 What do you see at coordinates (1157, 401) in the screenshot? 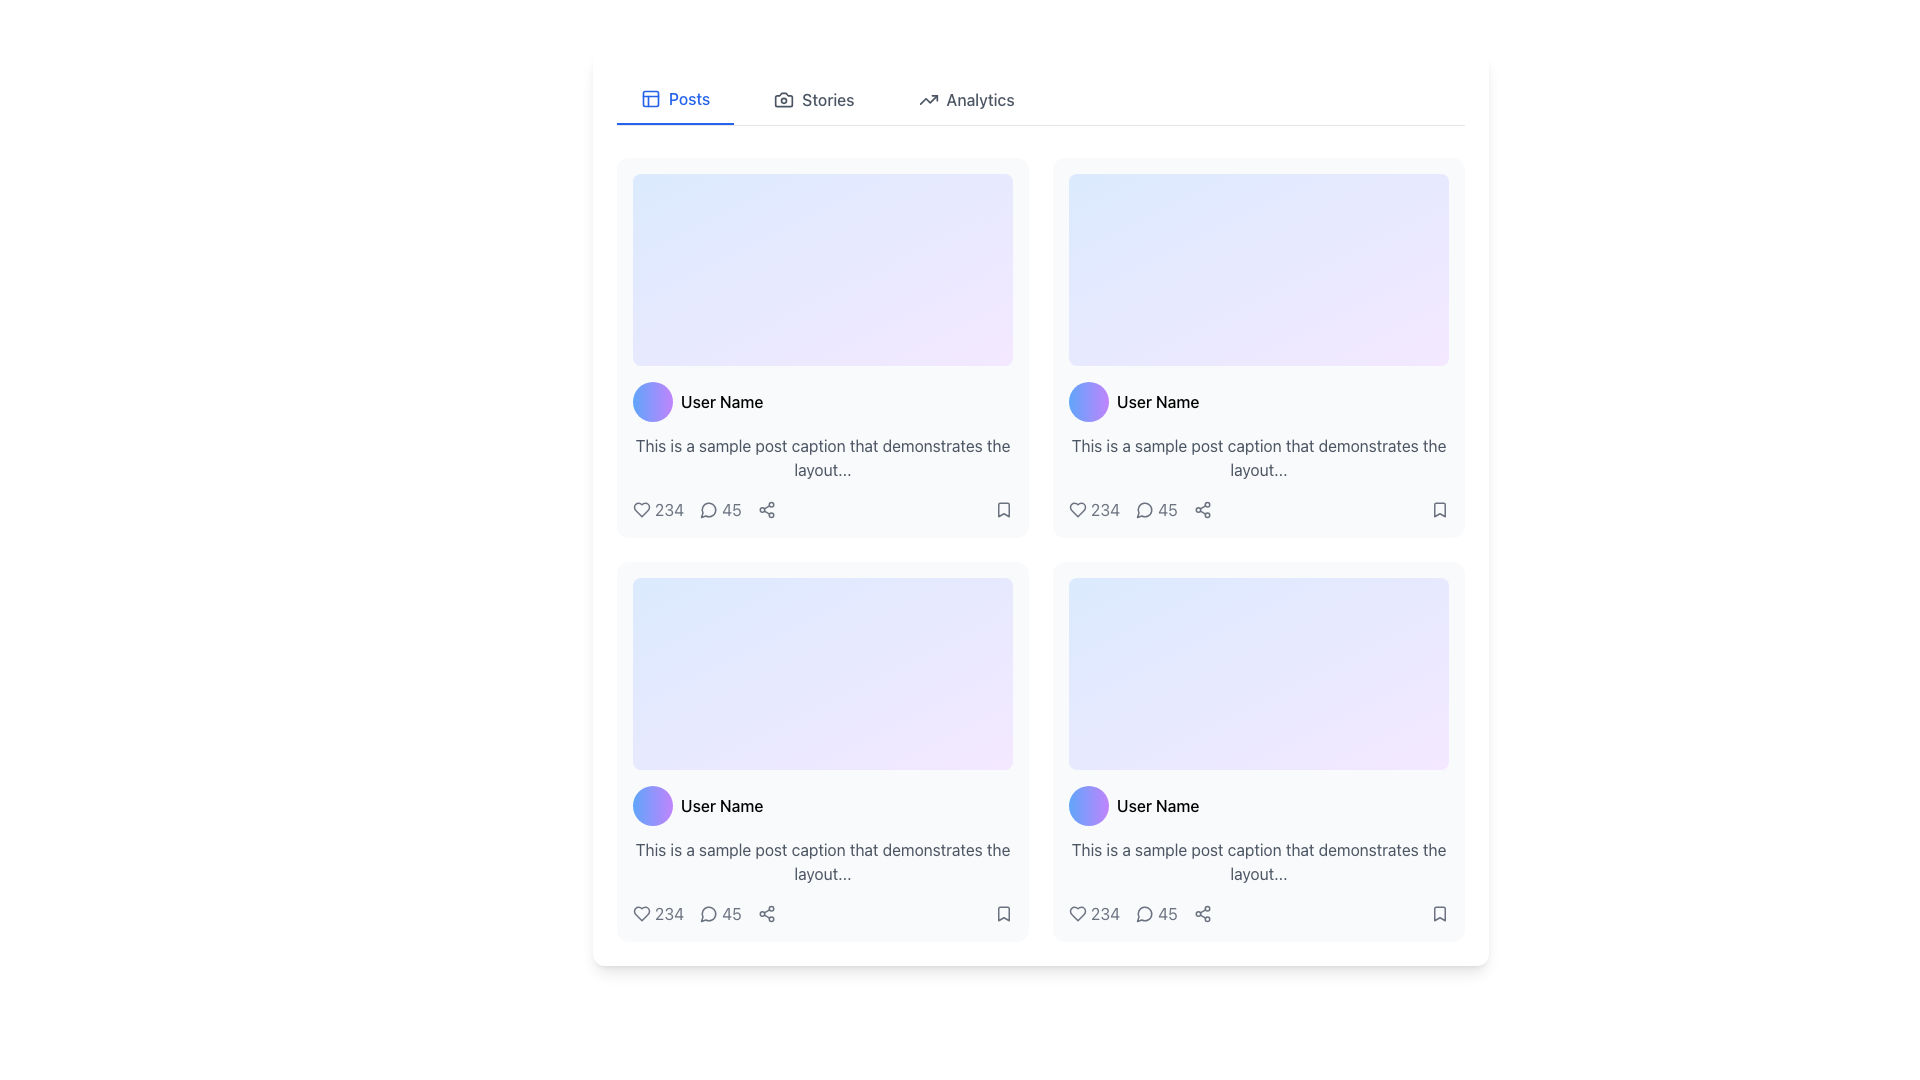
I see `the 'User Name' text label to initiate a profile view` at bounding box center [1157, 401].